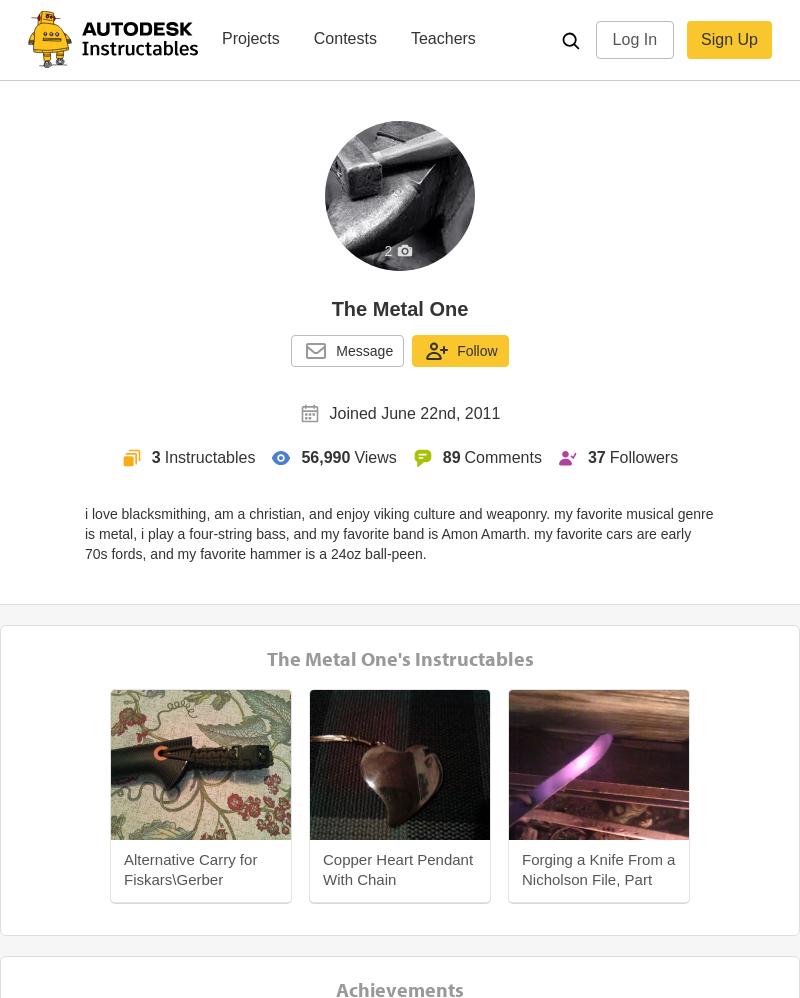 The height and width of the screenshot is (998, 800). Describe the element at coordinates (321, 868) in the screenshot. I see `'Copper Heart Pendant With Chain'` at that location.